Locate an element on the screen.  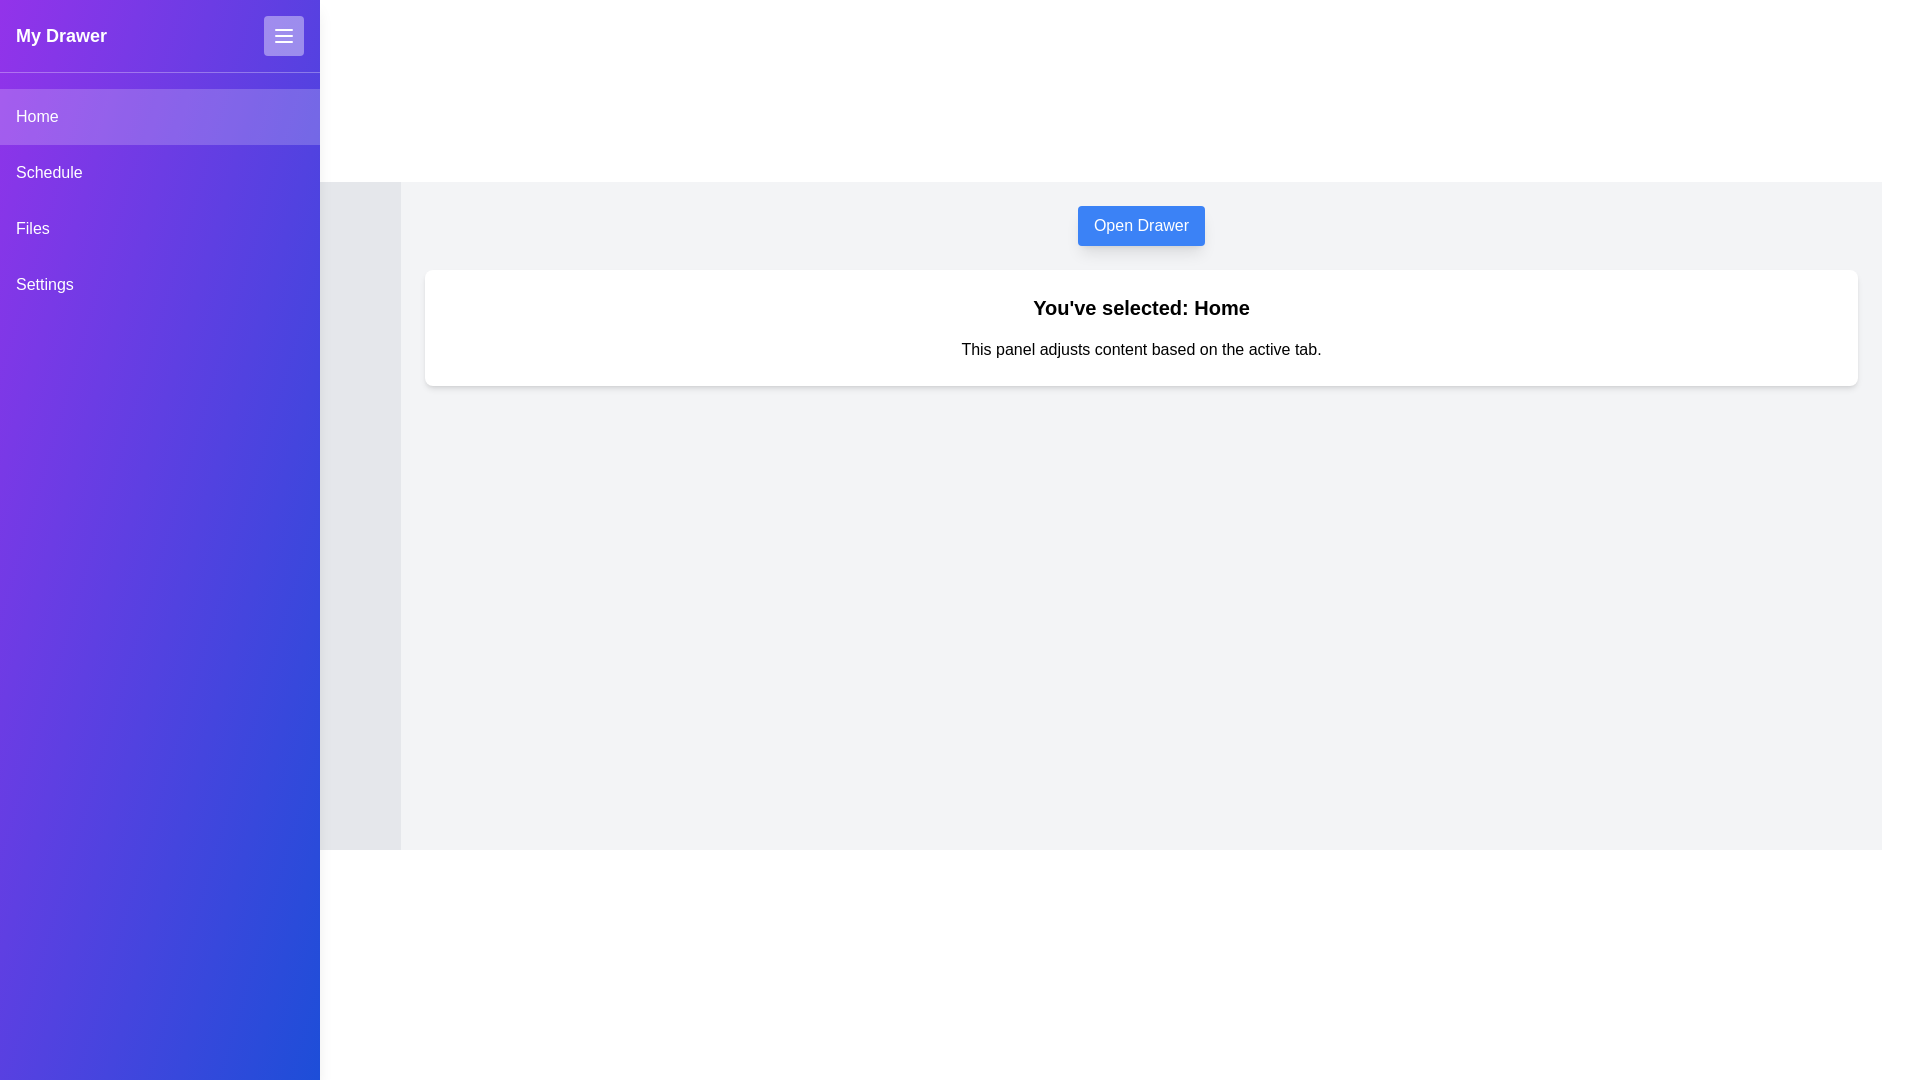
the 'Open Drawer' button to open the drawer is located at coordinates (1141, 225).